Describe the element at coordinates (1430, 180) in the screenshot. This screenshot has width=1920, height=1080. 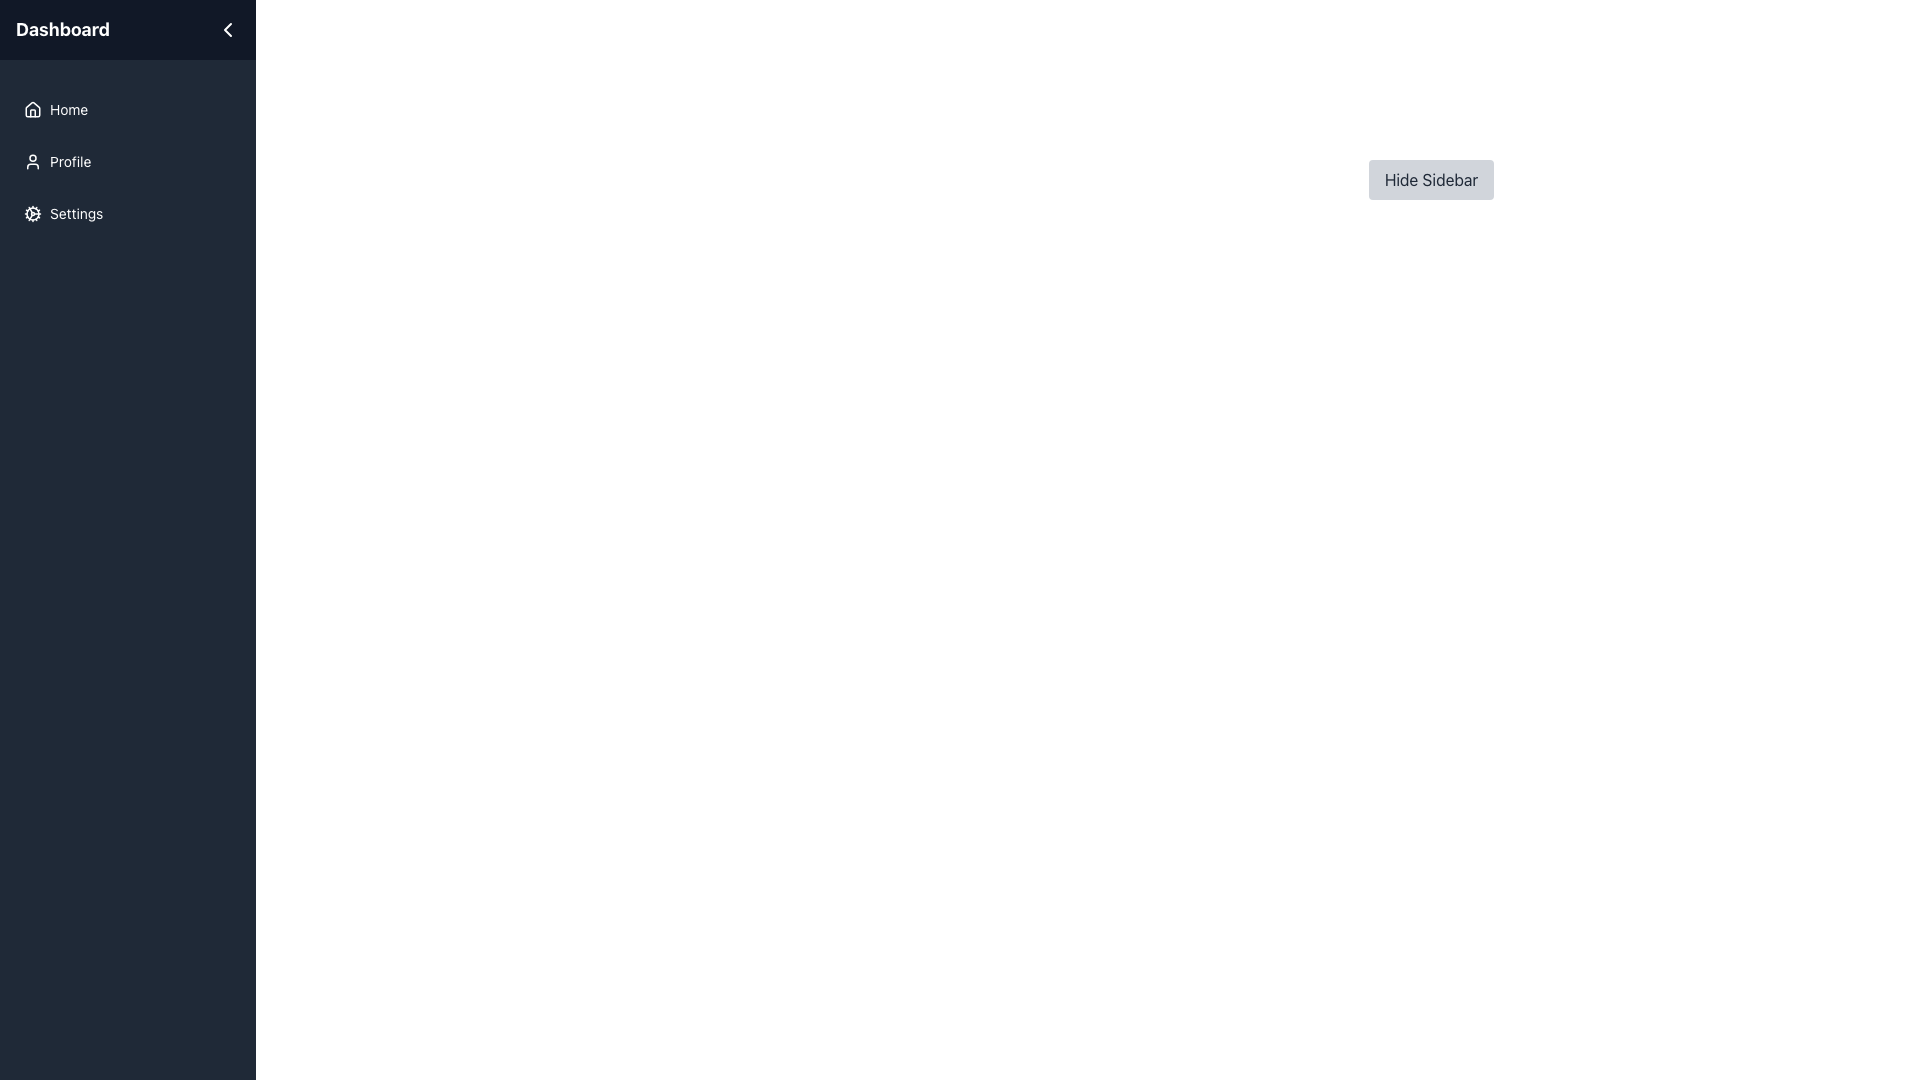
I see `the 'Hide Sidebar' button, which is a rectangular button with dark gray text on a light gray background` at that location.